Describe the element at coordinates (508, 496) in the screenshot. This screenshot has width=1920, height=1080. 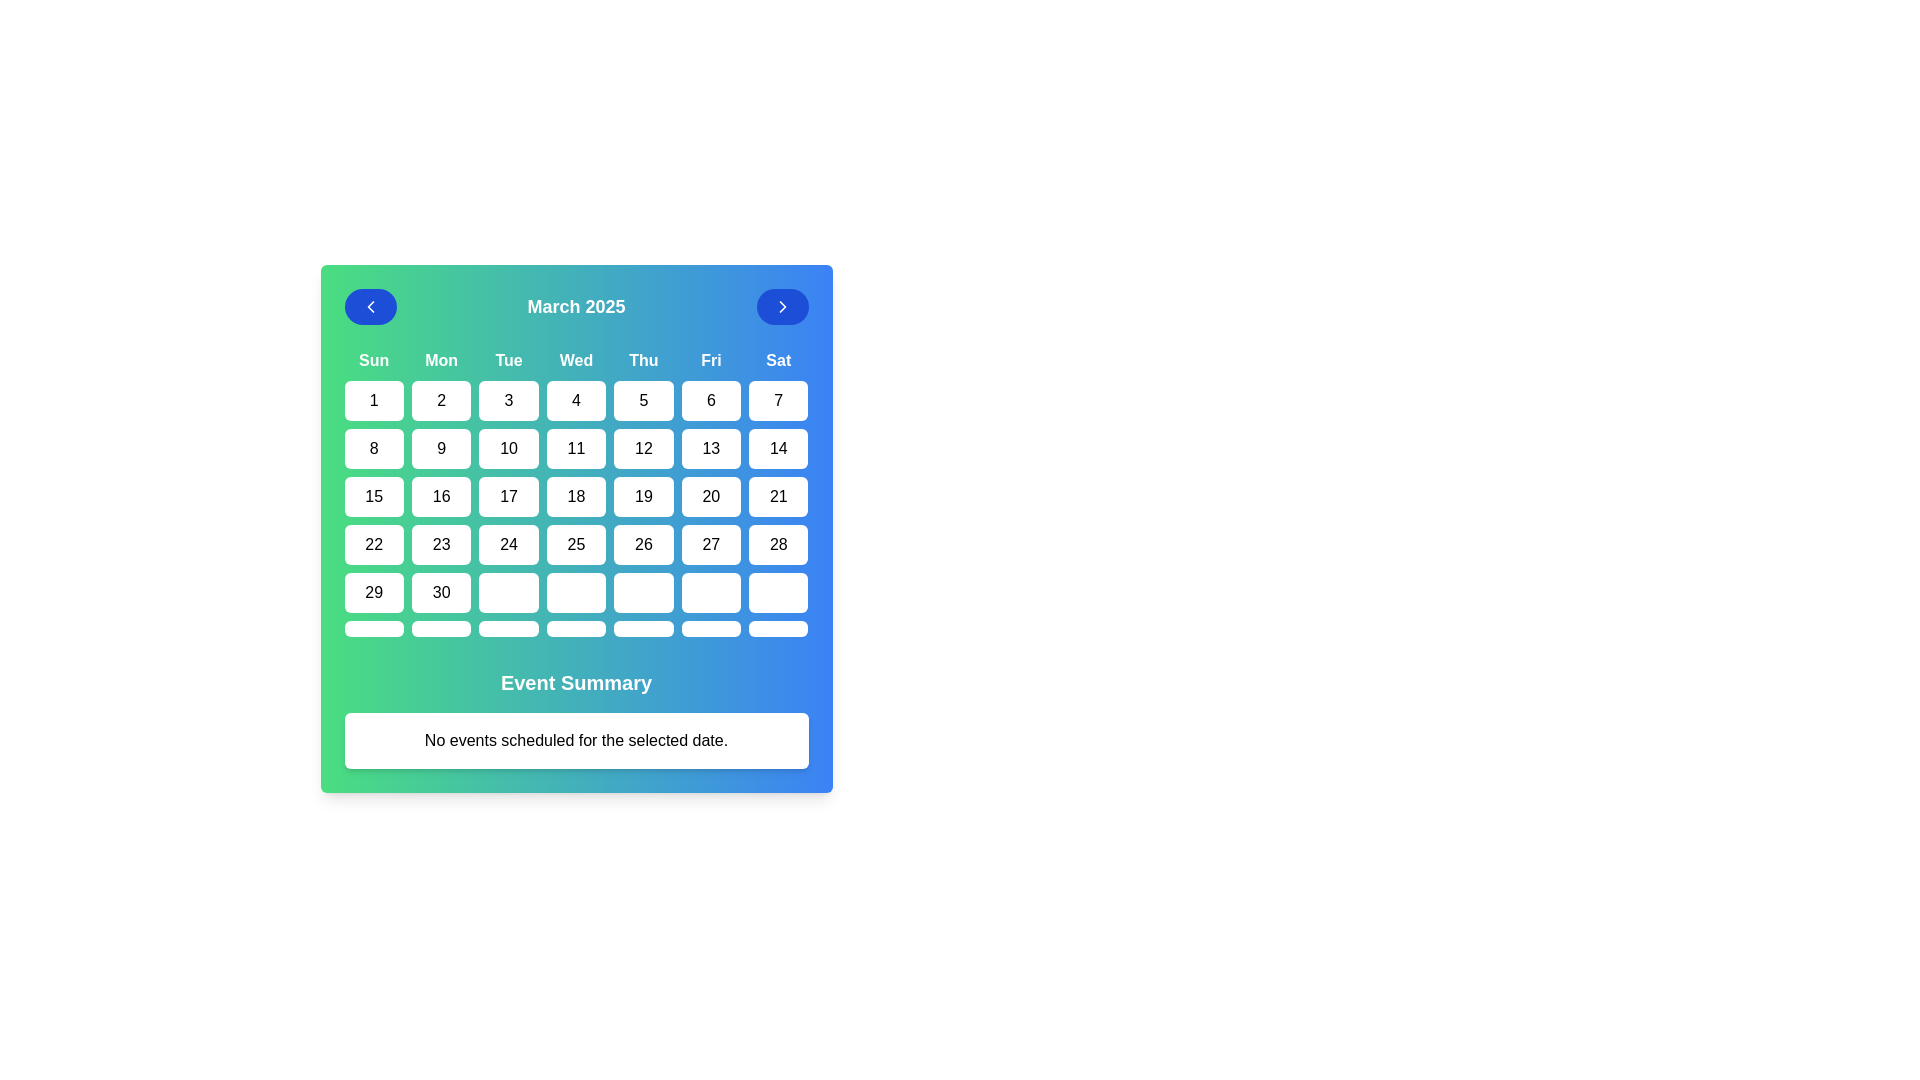
I see `the interactive calendar cell displaying the number '17' located under the 'Tue' column in the third row of dates` at that location.